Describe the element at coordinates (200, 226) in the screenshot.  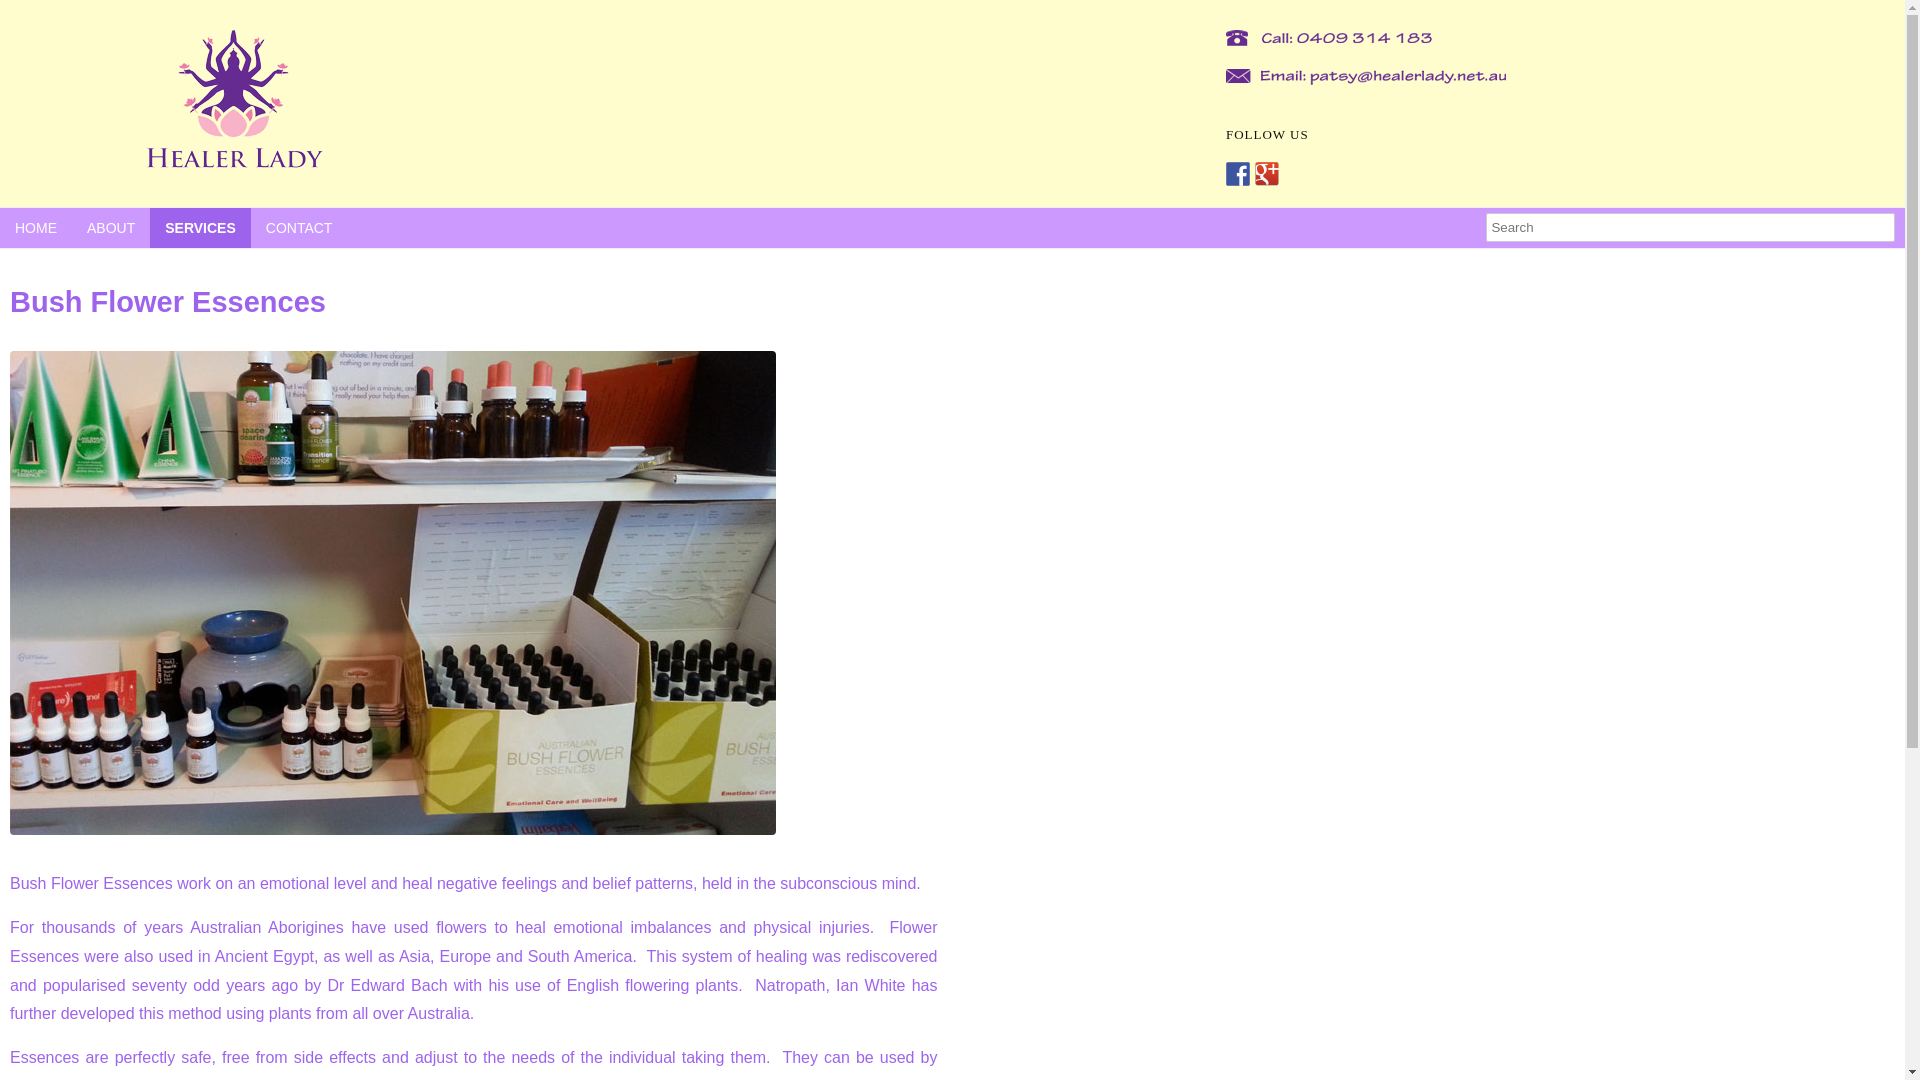
I see `'SERVICES'` at that location.